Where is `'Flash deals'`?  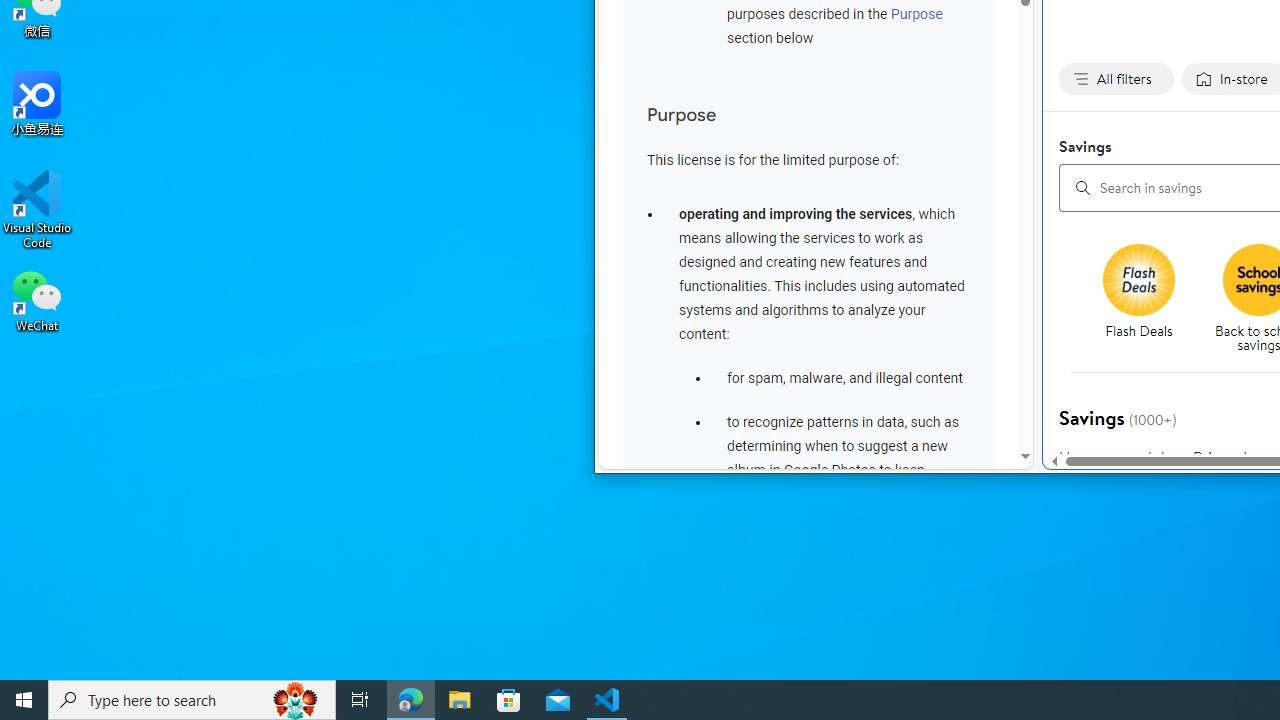
'Flash deals' is located at coordinates (1139, 280).